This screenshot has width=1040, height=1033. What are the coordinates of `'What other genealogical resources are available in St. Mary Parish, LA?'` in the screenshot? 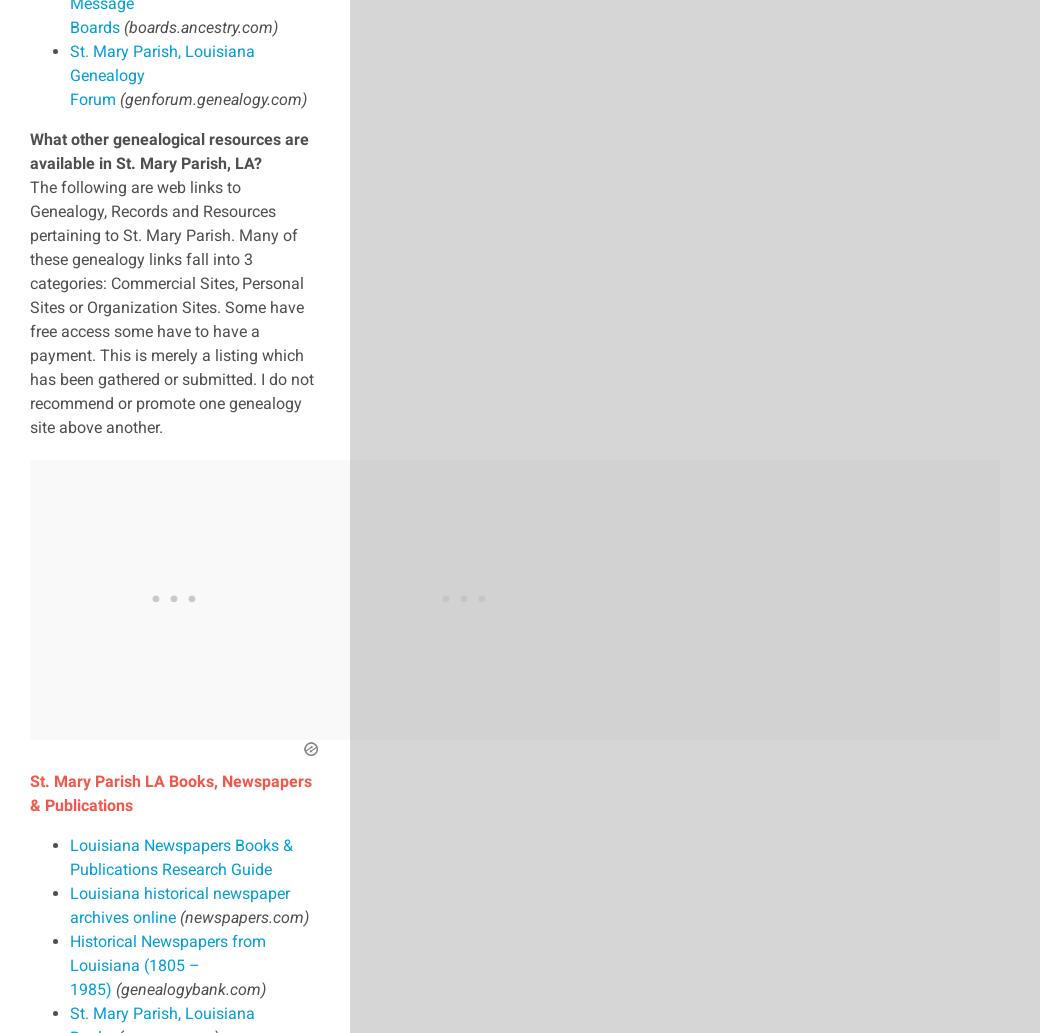 It's located at (28, 150).